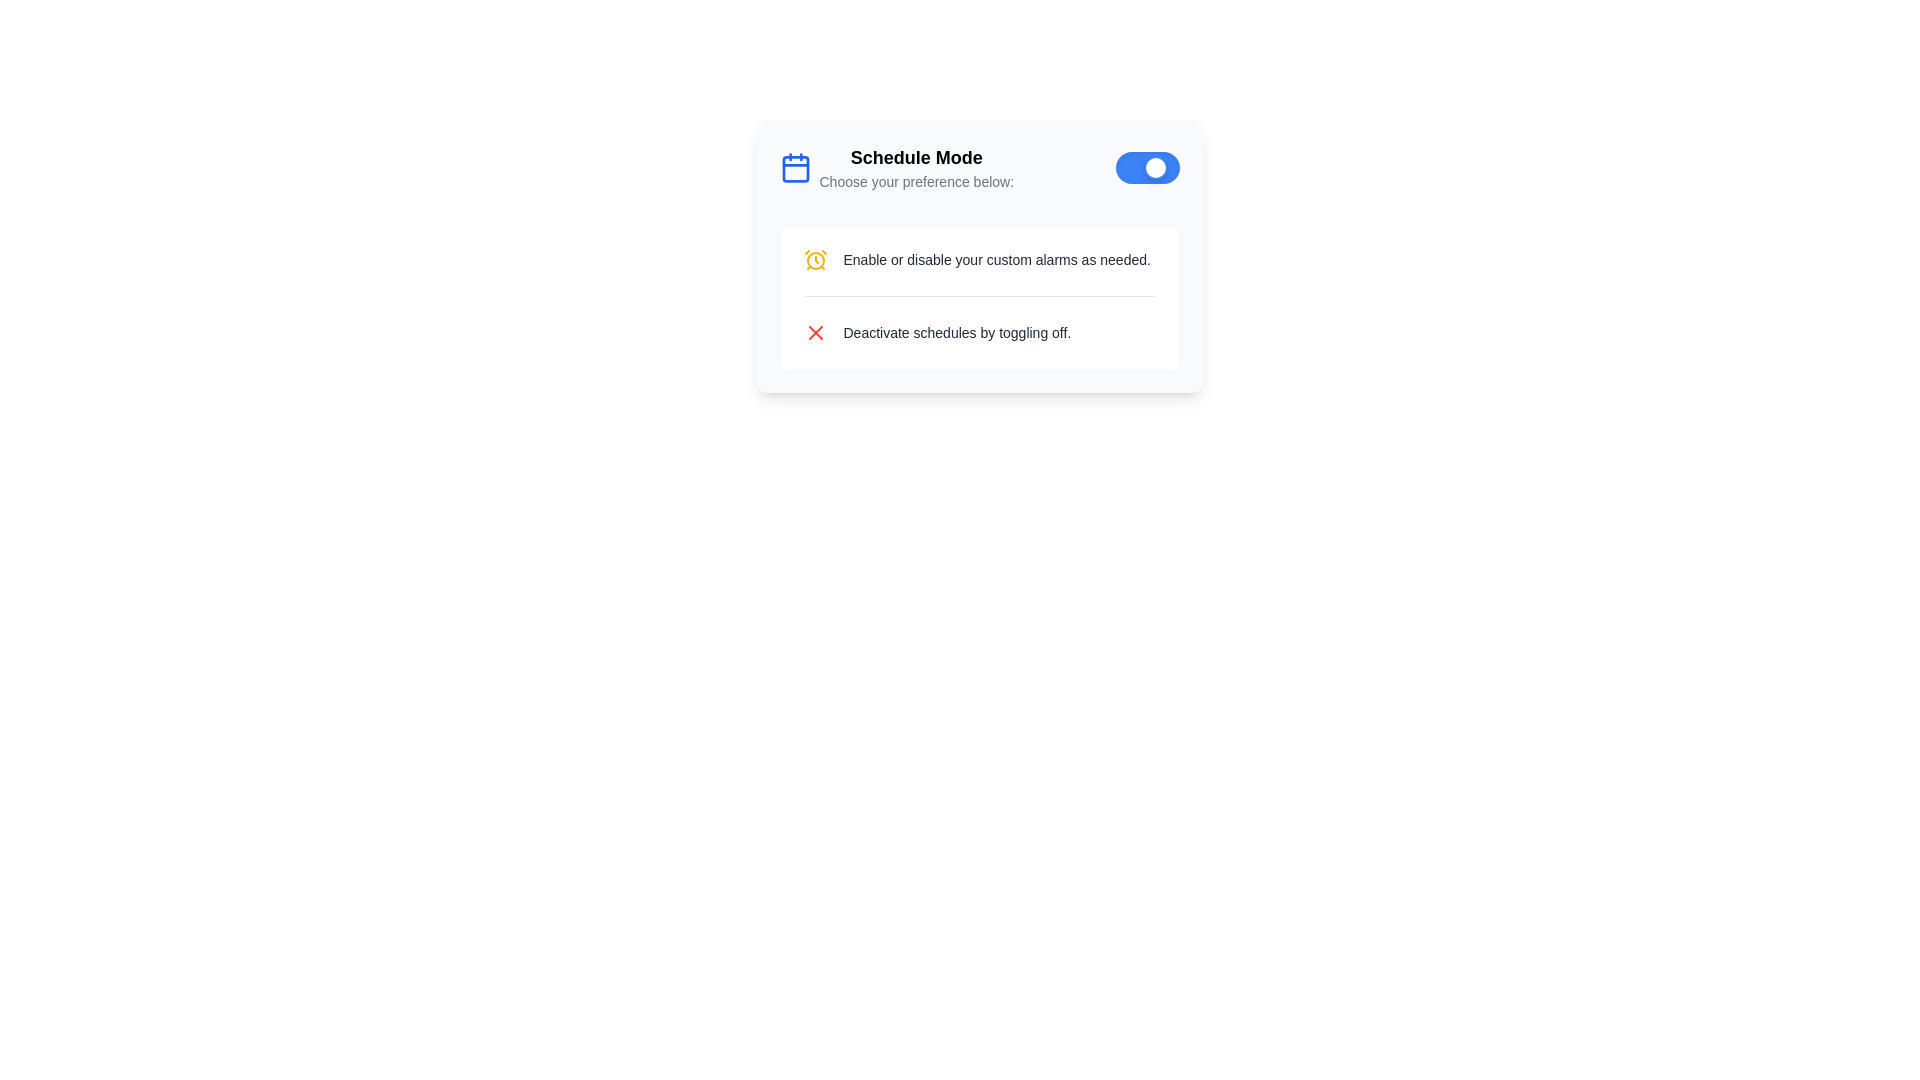 This screenshot has width=1920, height=1080. What do you see at coordinates (815, 331) in the screenshot?
I see `the small red 'X' icon located on the right-hand side of the text 'Deactivate schedules by toggling off' to indicate negation` at bounding box center [815, 331].